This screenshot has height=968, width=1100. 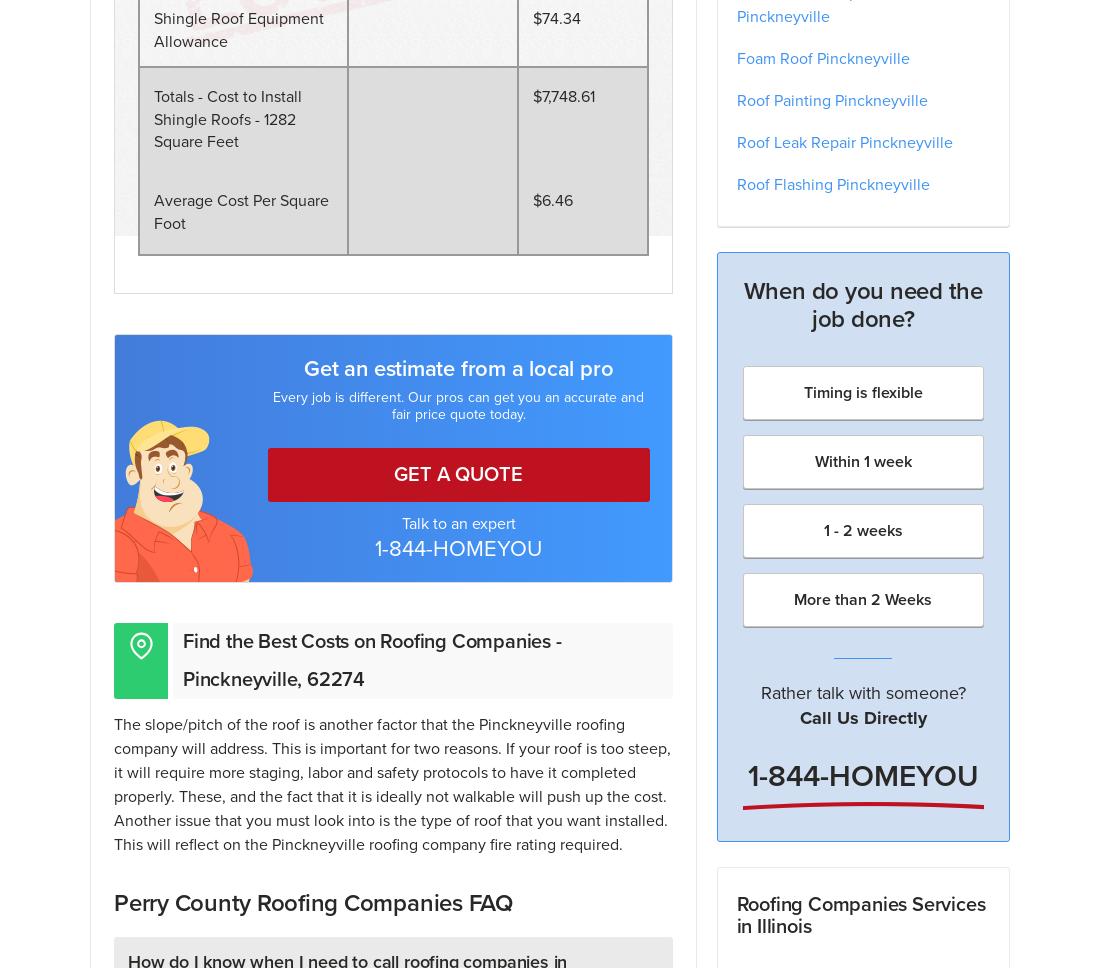 What do you see at coordinates (457, 367) in the screenshot?
I see `'Get an estimate from a local pro'` at bounding box center [457, 367].